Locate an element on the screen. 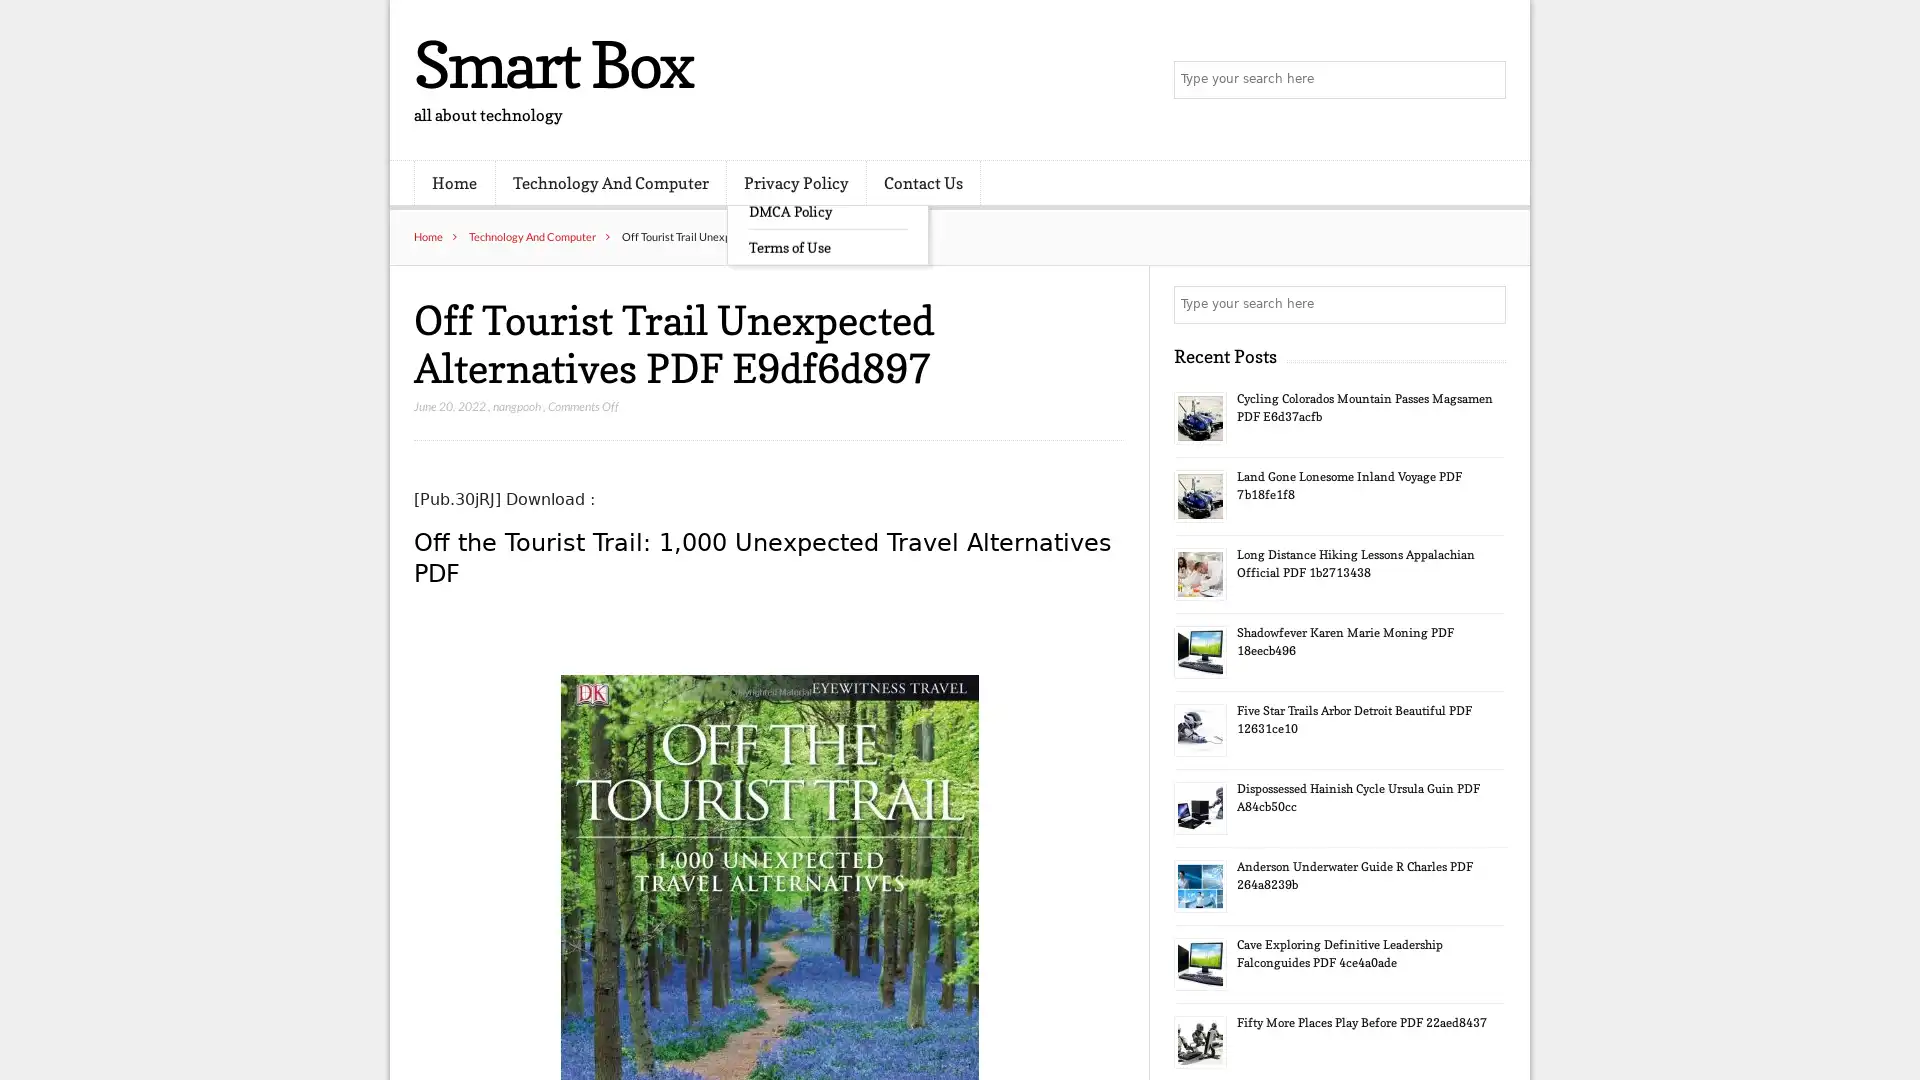 The image size is (1920, 1080). Search is located at coordinates (1485, 80).